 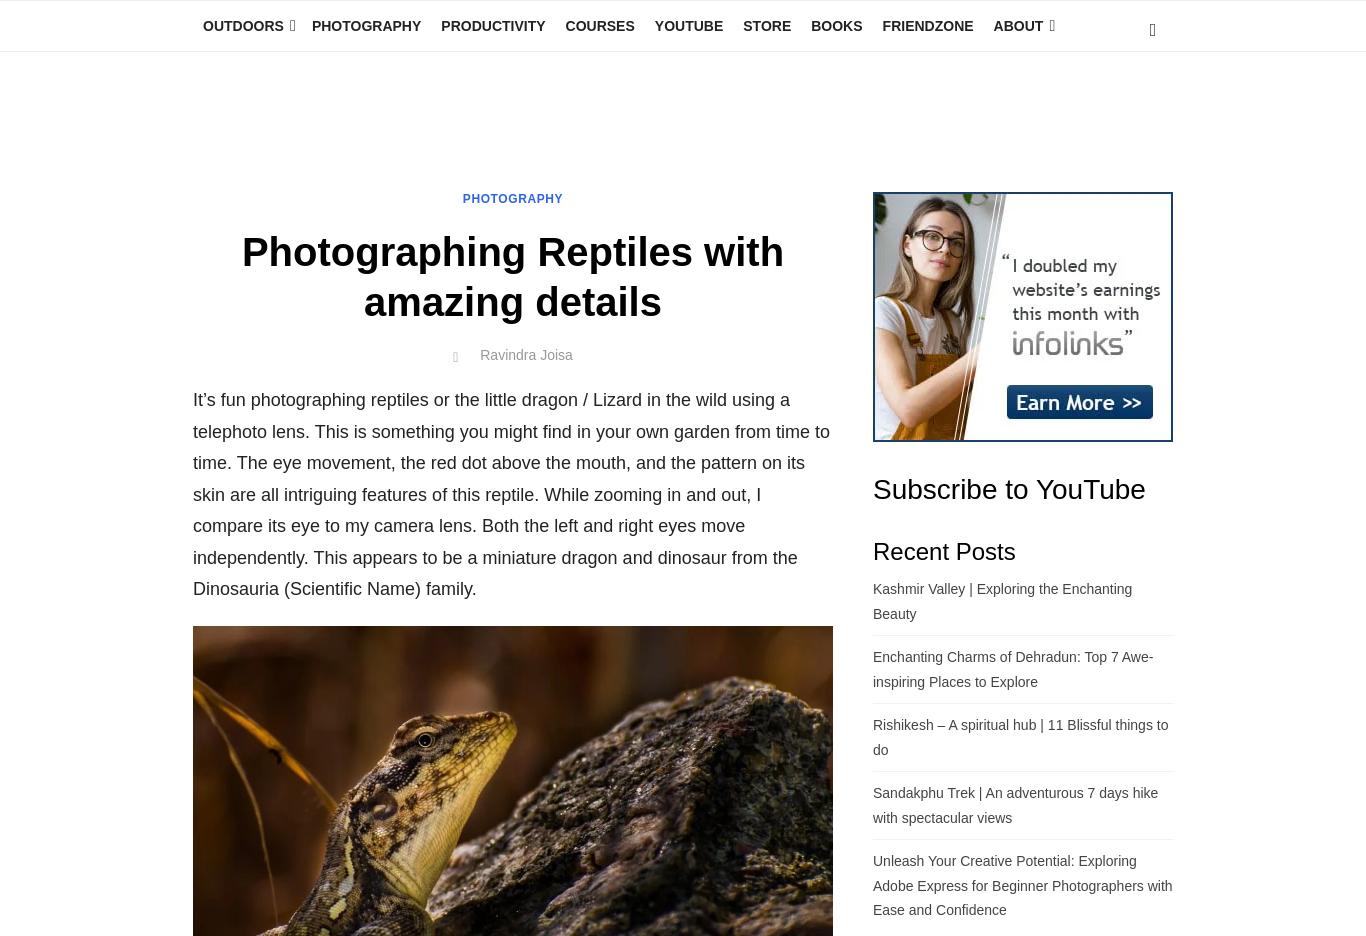 What do you see at coordinates (9, 131) in the screenshot?
I see `'Ravindra Joisa'` at bounding box center [9, 131].